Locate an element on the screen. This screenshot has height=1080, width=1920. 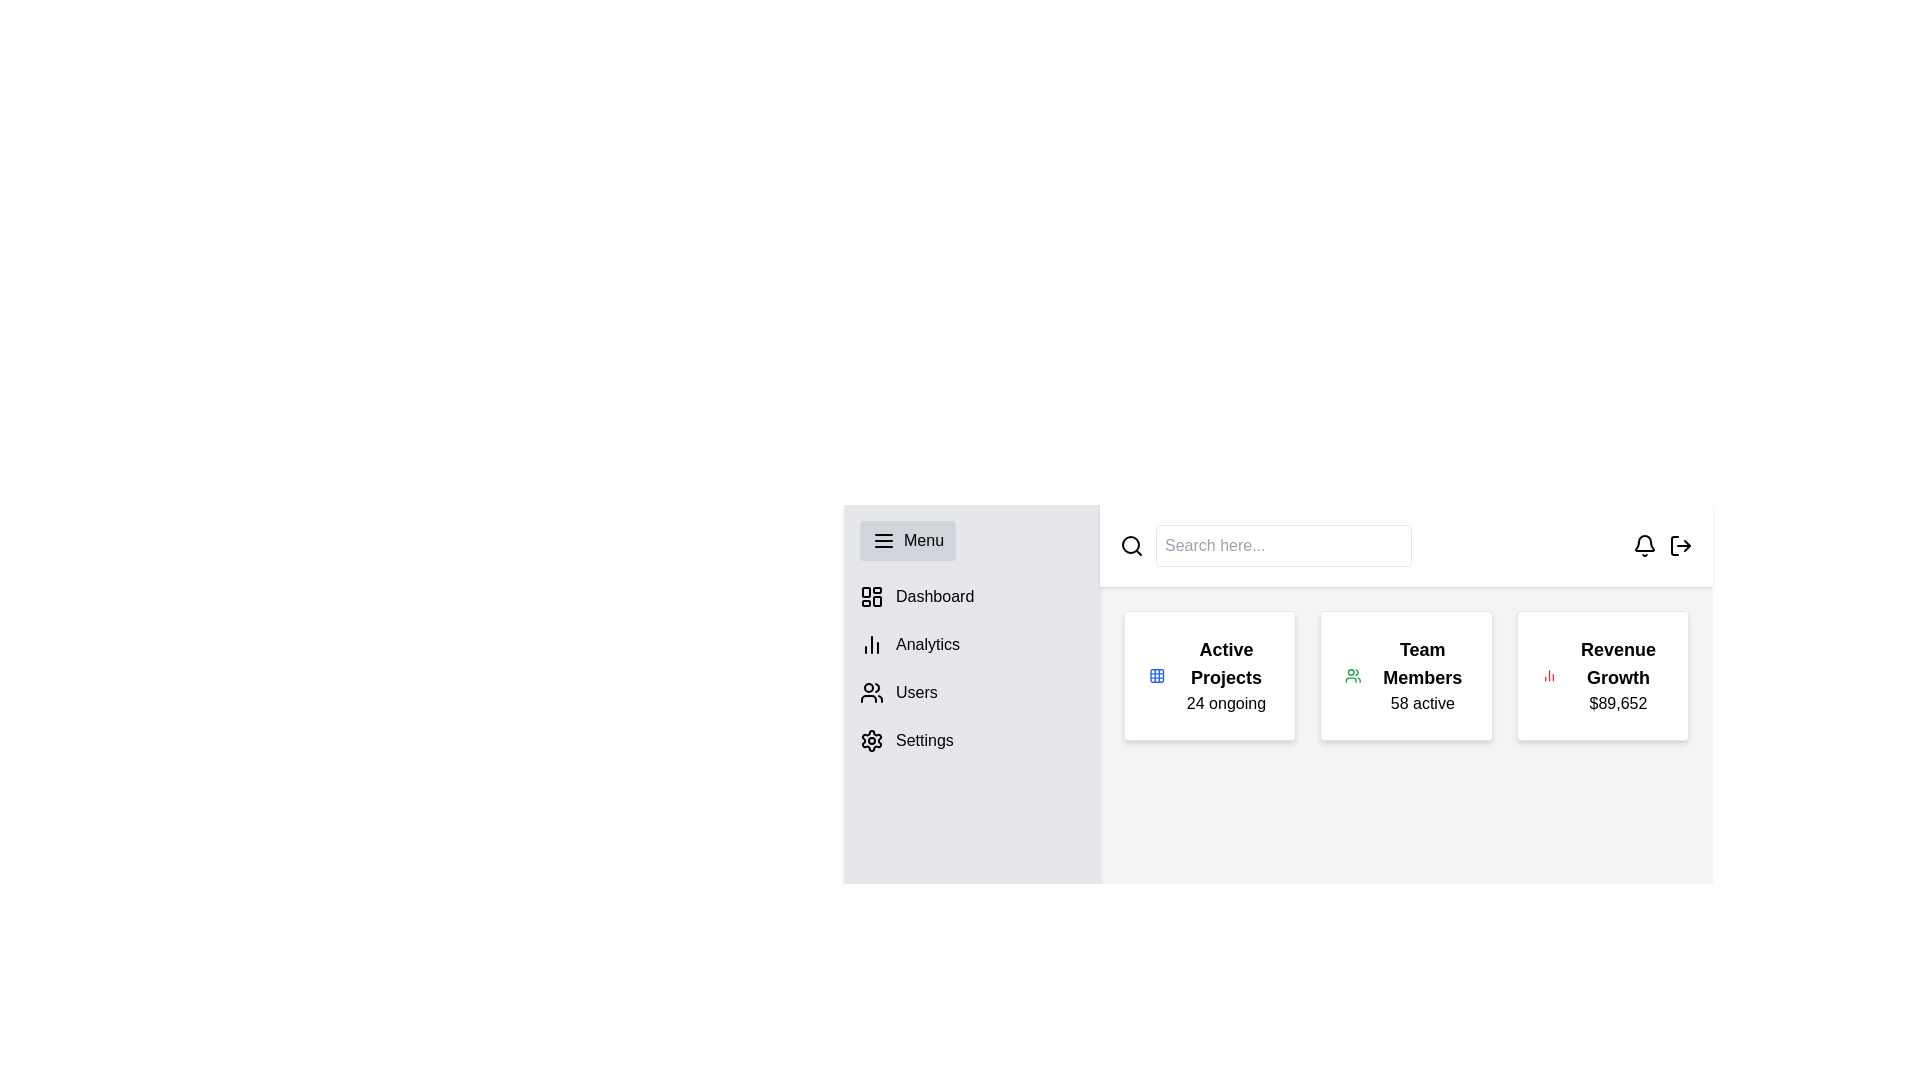
first rectangular graphical element (Icon component) located at the top-left position within the dashboard layout icon is located at coordinates (866, 591).